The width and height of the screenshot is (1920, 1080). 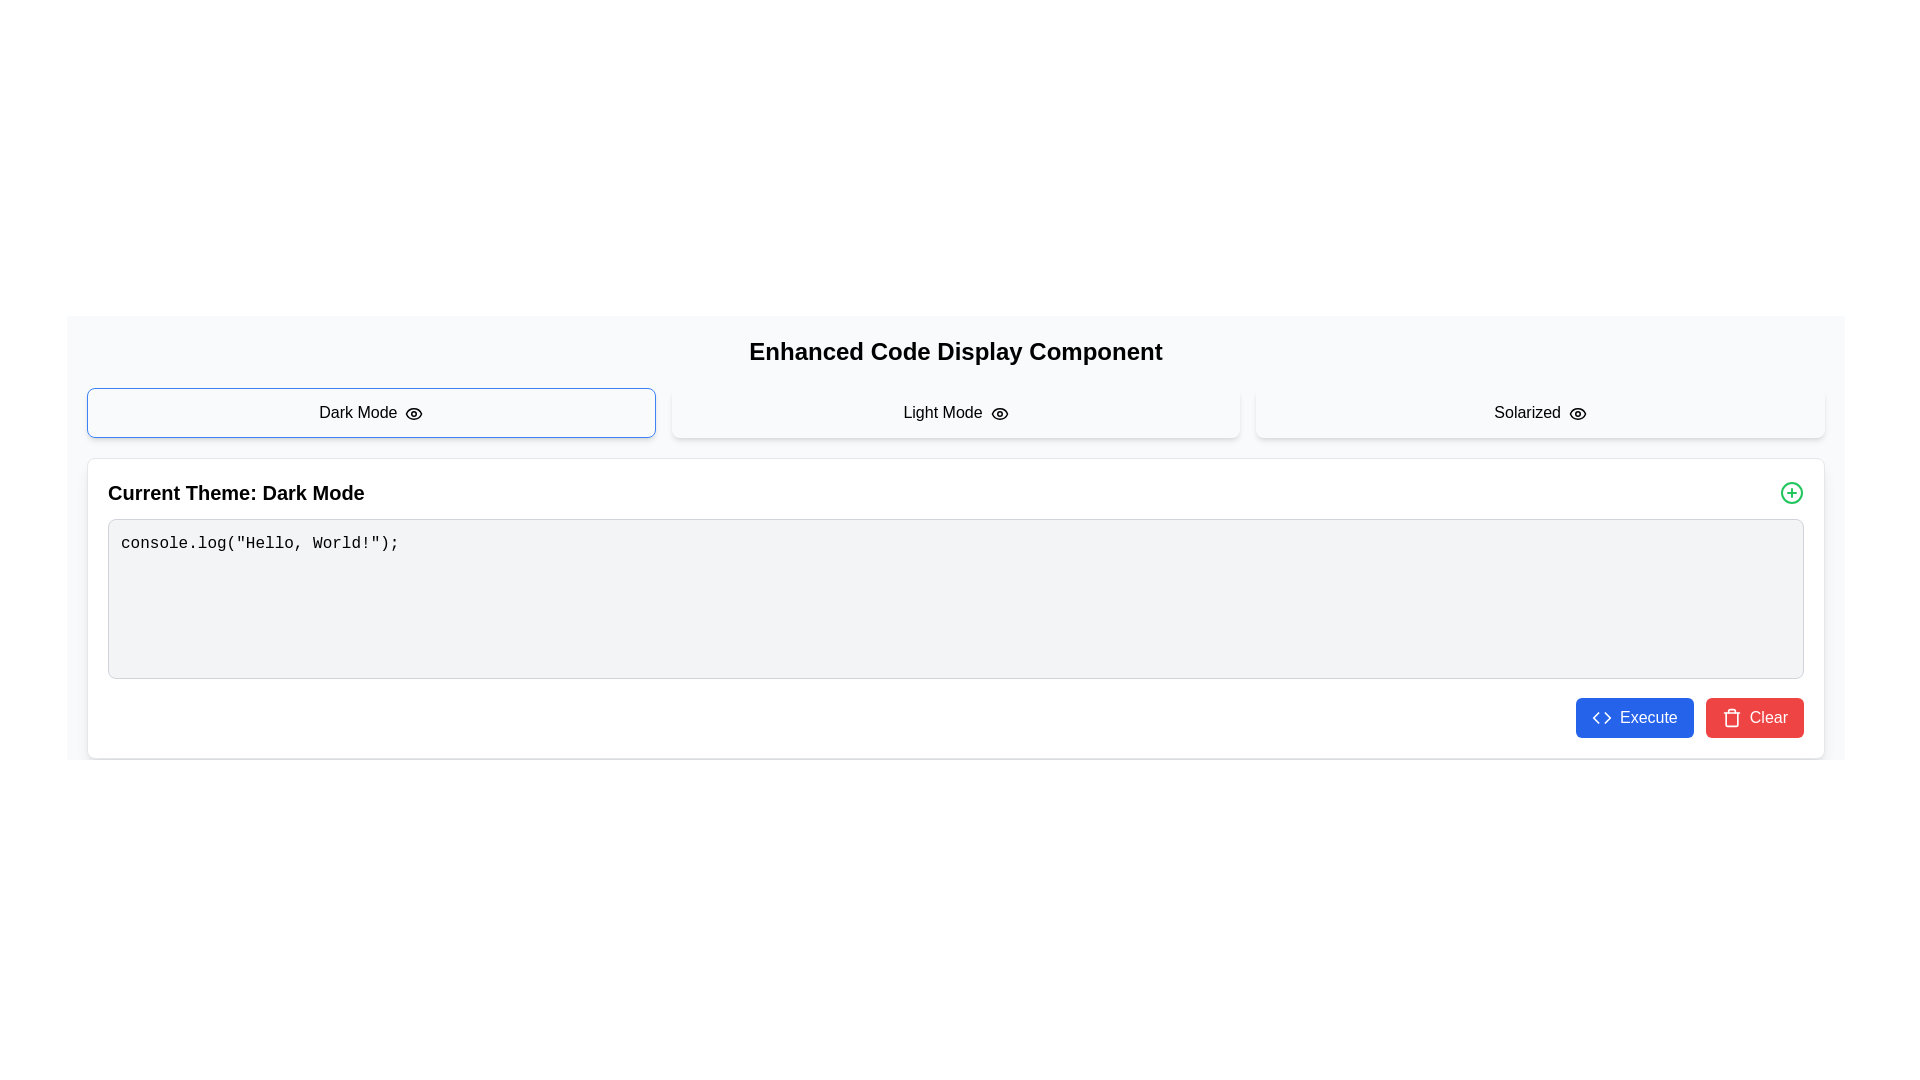 I want to click on the trash icon with a red background inside the 'Clear' button, so click(x=1730, y=716).